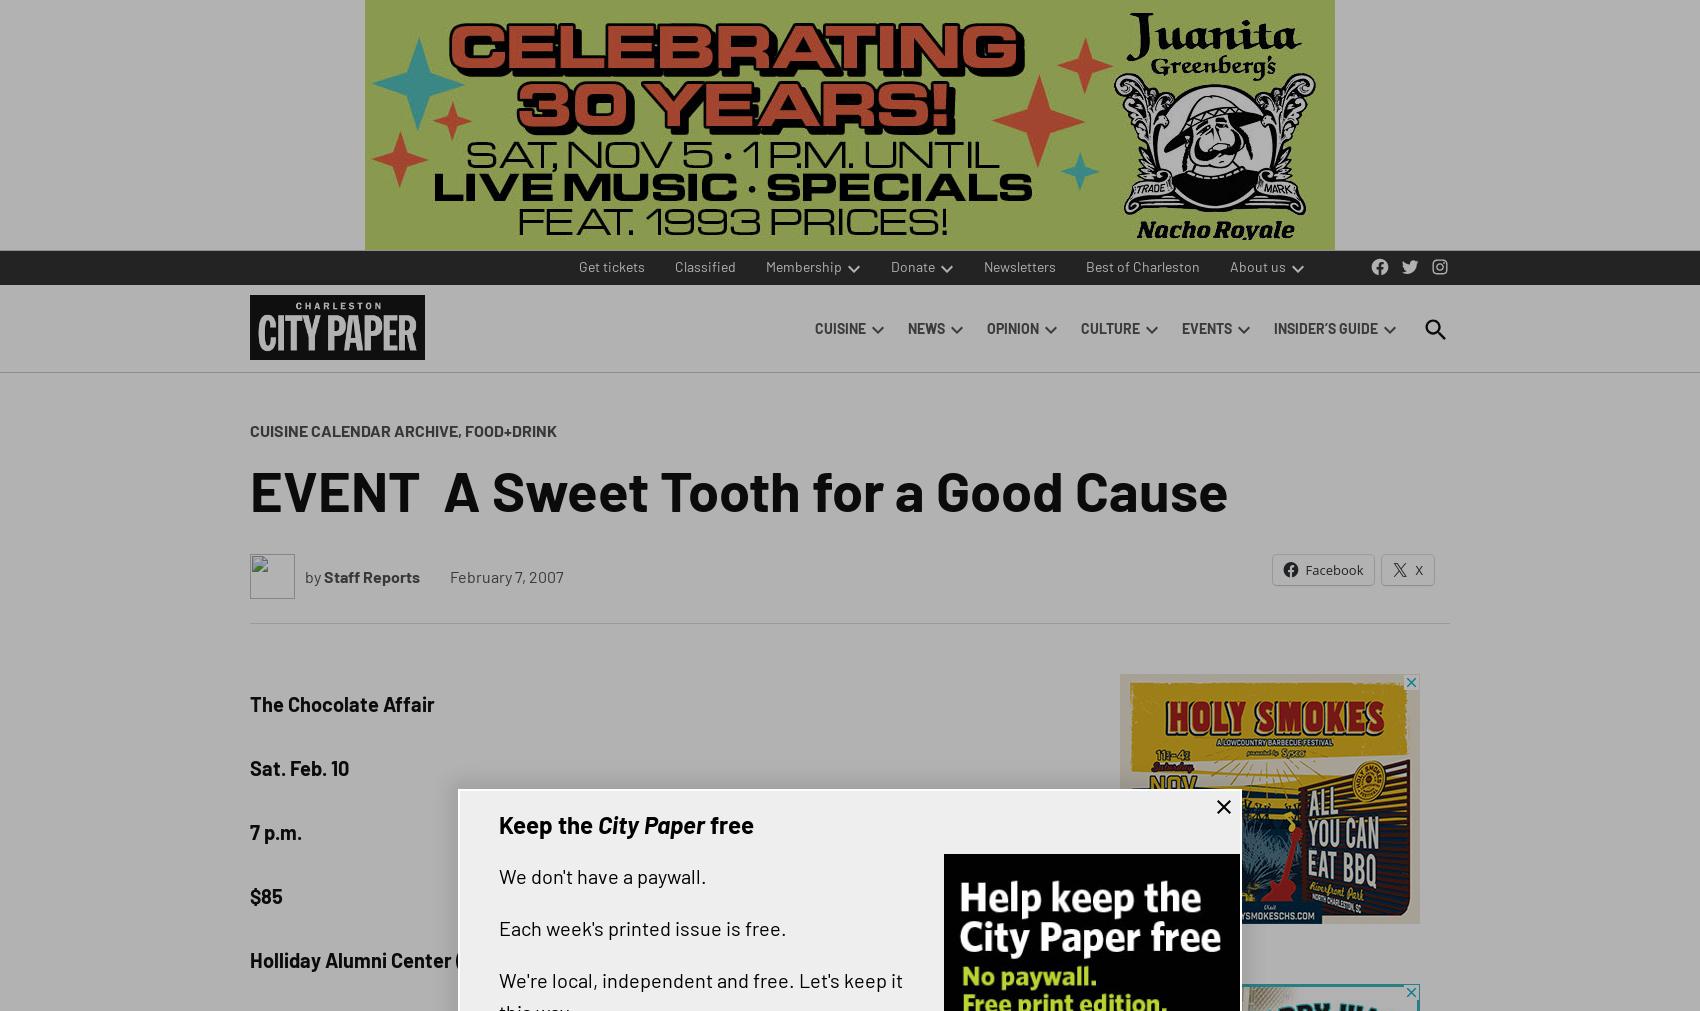  I want to click on 'EVENT ‌ A Sweet Tooth for a Good Cause', so click(739, 487).